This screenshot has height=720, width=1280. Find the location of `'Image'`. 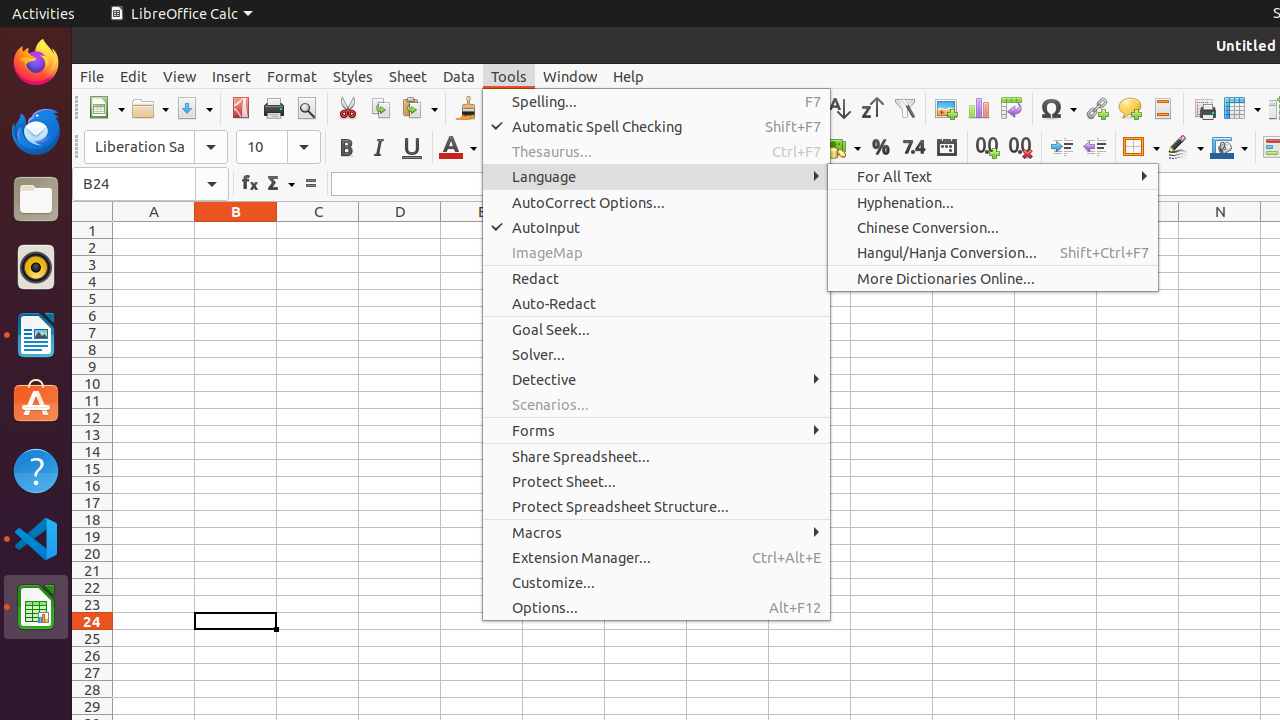

'Image' is located at coordinates (944, 108).